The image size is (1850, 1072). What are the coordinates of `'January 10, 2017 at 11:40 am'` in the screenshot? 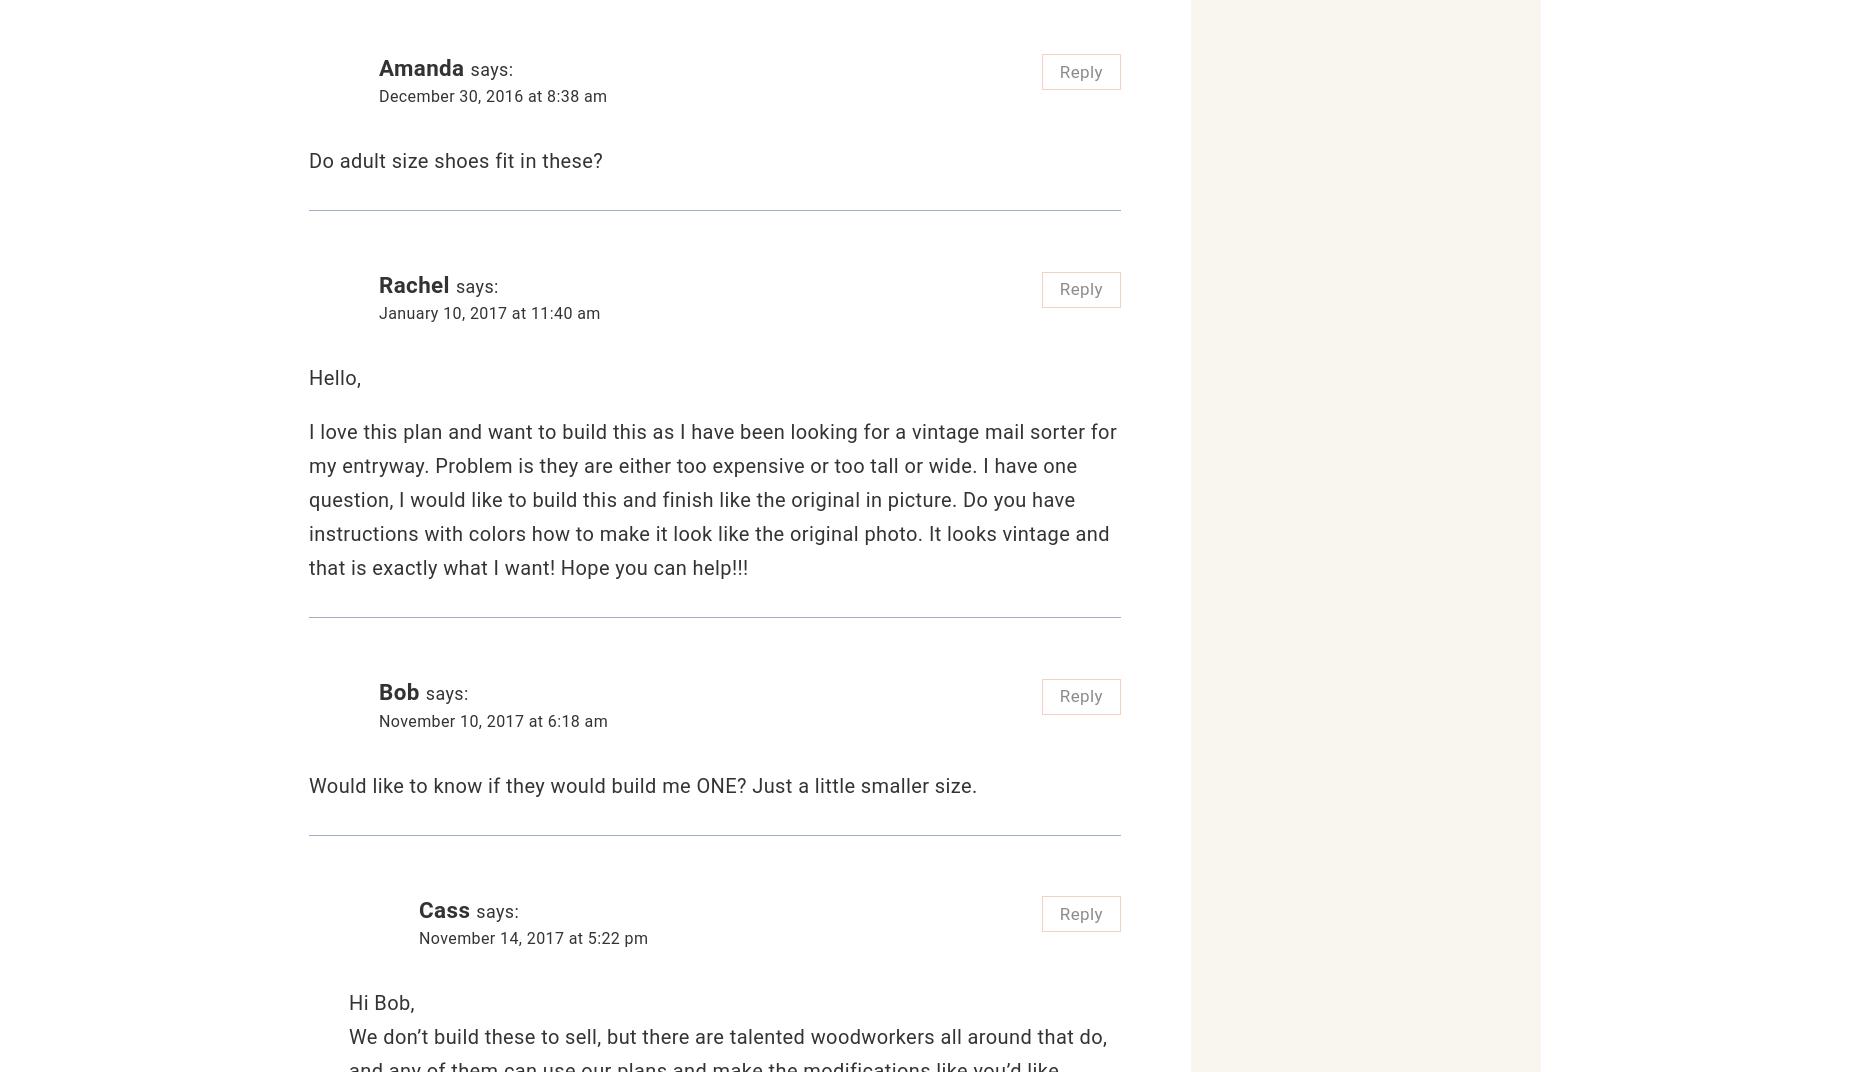 It's located at (489, 312).